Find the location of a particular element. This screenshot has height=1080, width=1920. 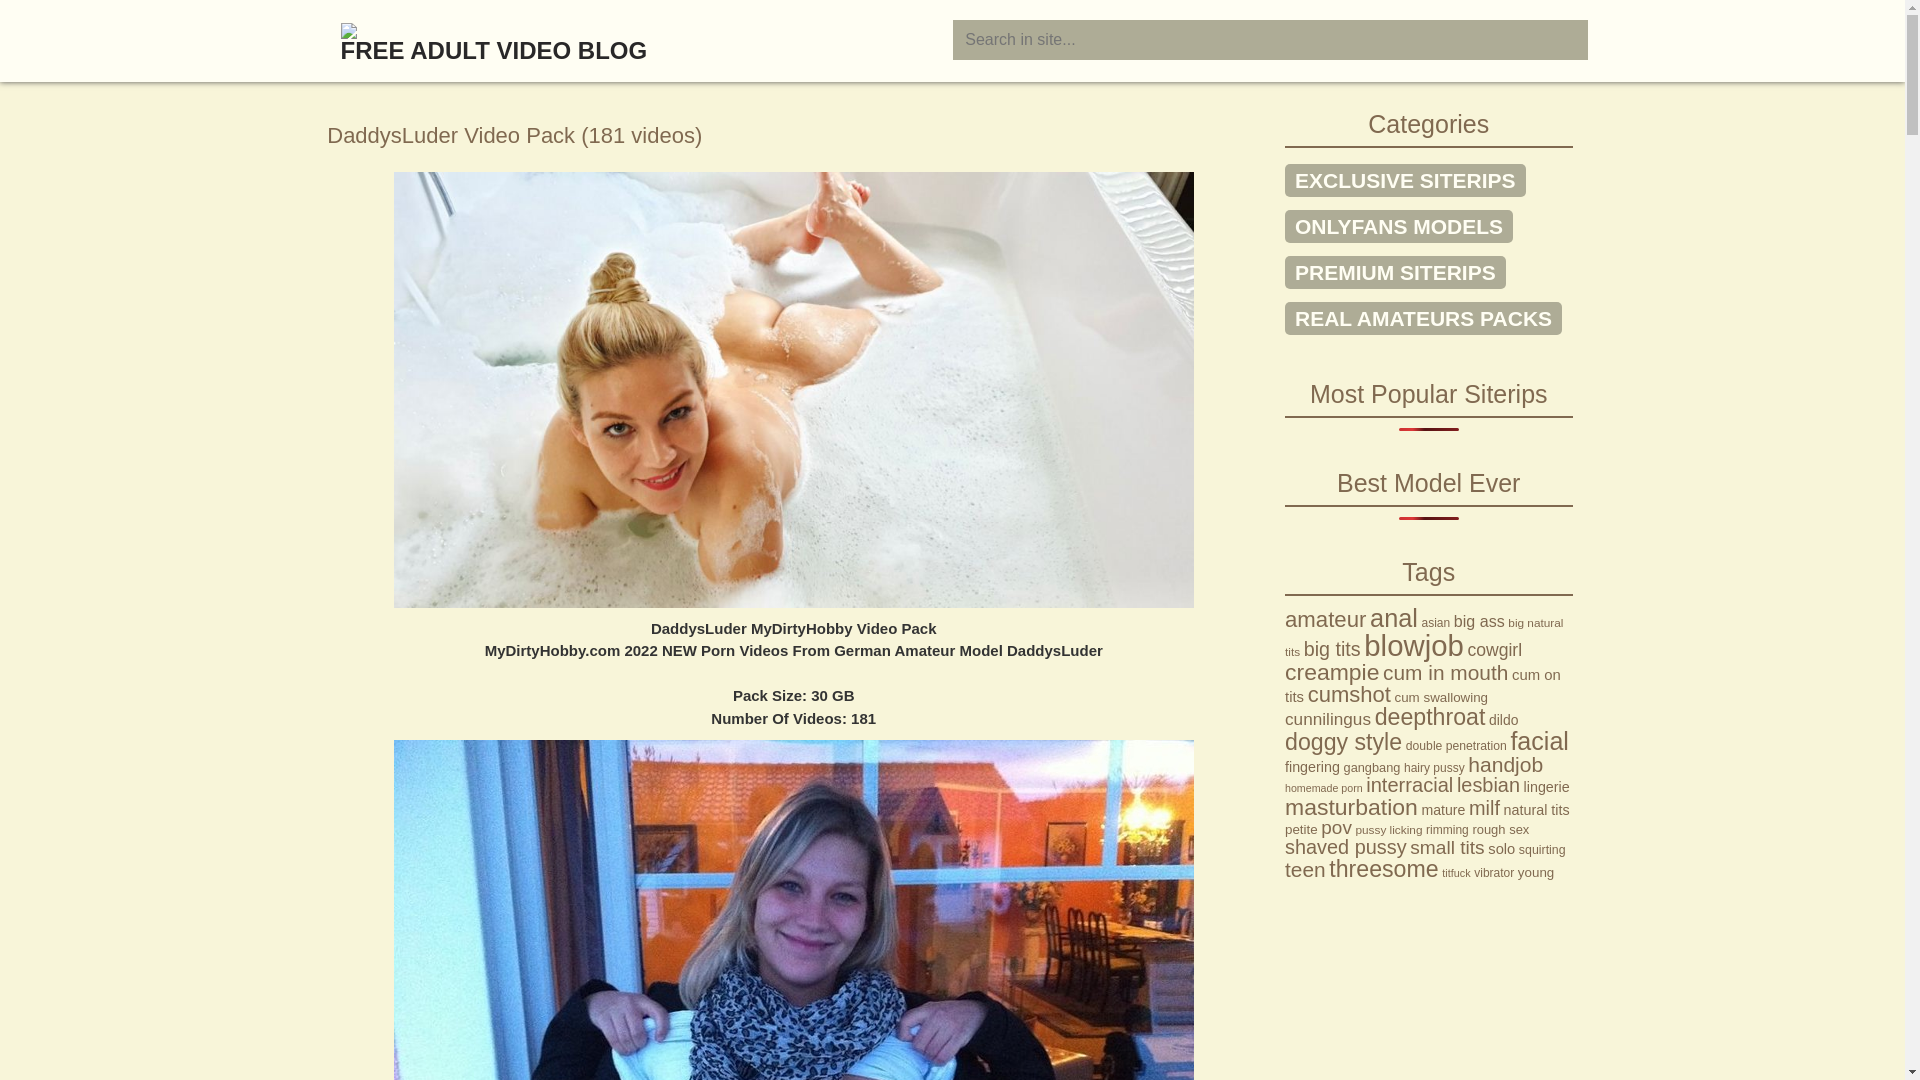

'big tits' is located at coordinates (1332, 648).